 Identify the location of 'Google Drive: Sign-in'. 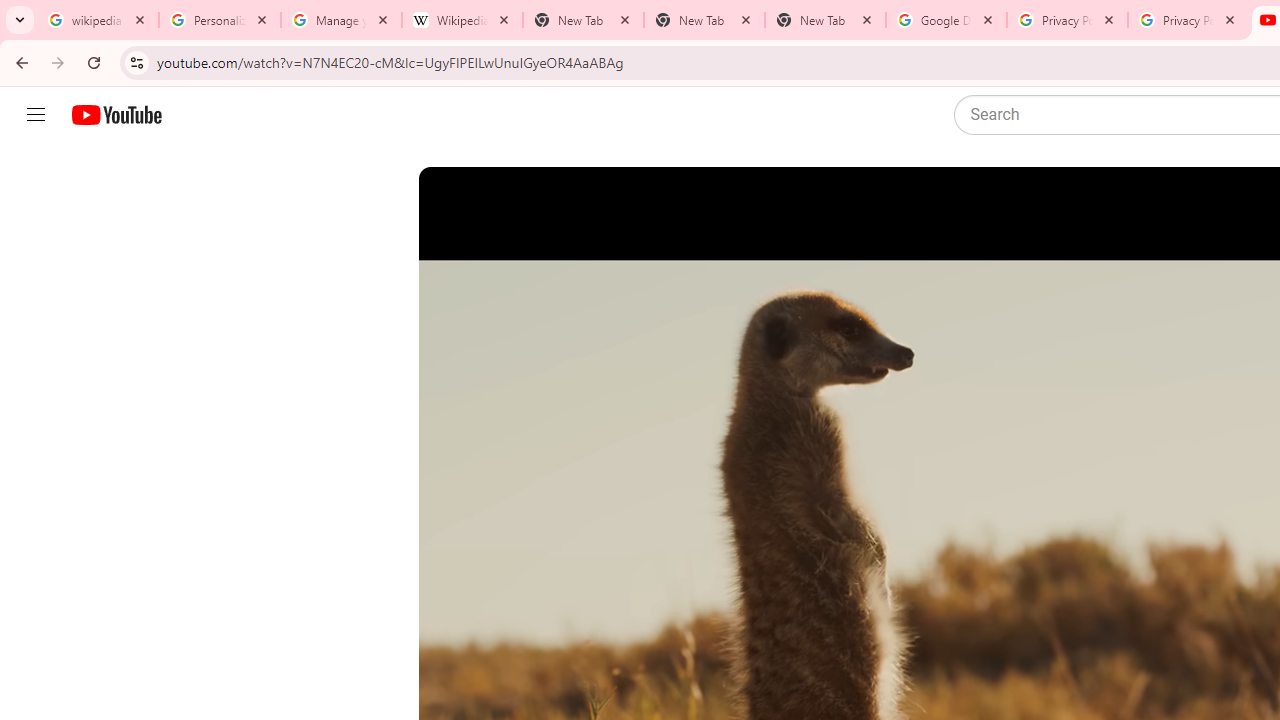
(945, 20).